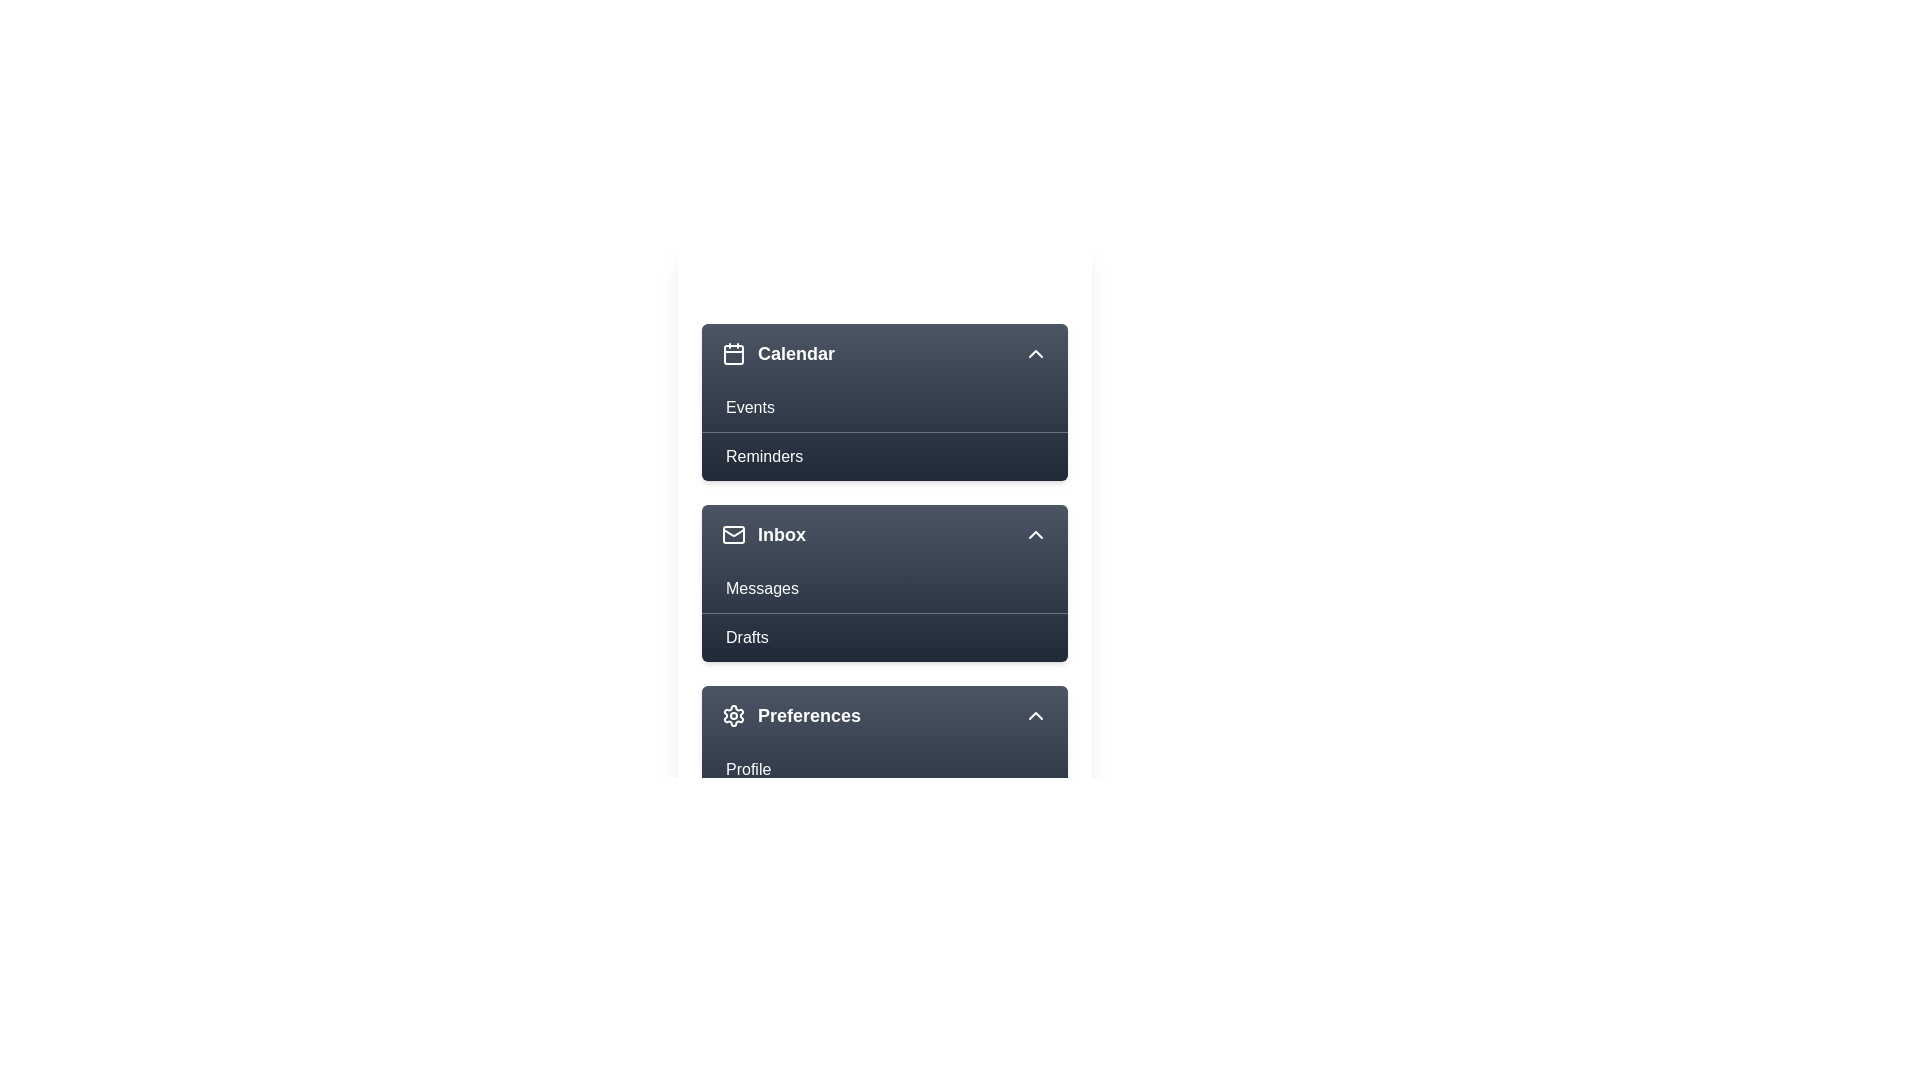 This screenshot has height=1080, width=1920. Describe the element at coordinates (883, 407) in the screenshot. I see `the menu item Events from the section Calendar` at that location.